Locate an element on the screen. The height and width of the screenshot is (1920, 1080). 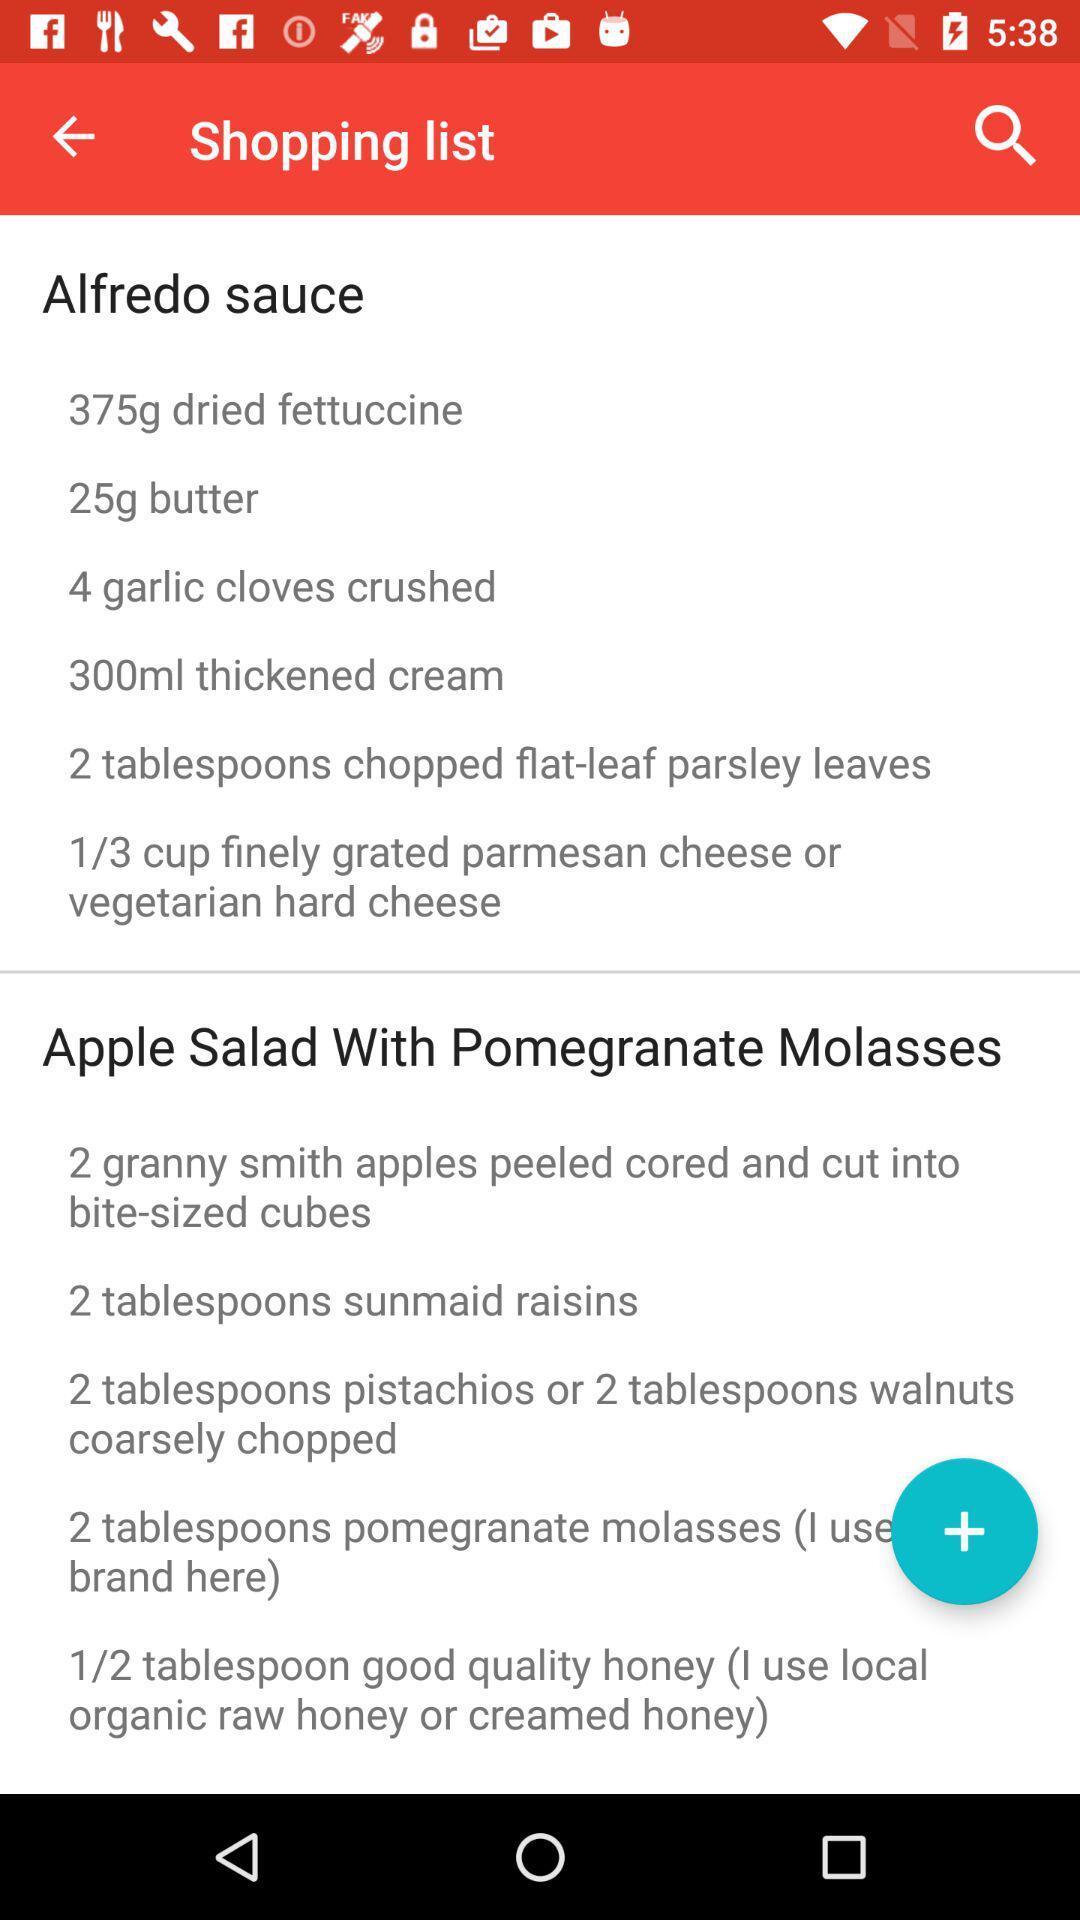
link is located at coordinates (963, 1530).